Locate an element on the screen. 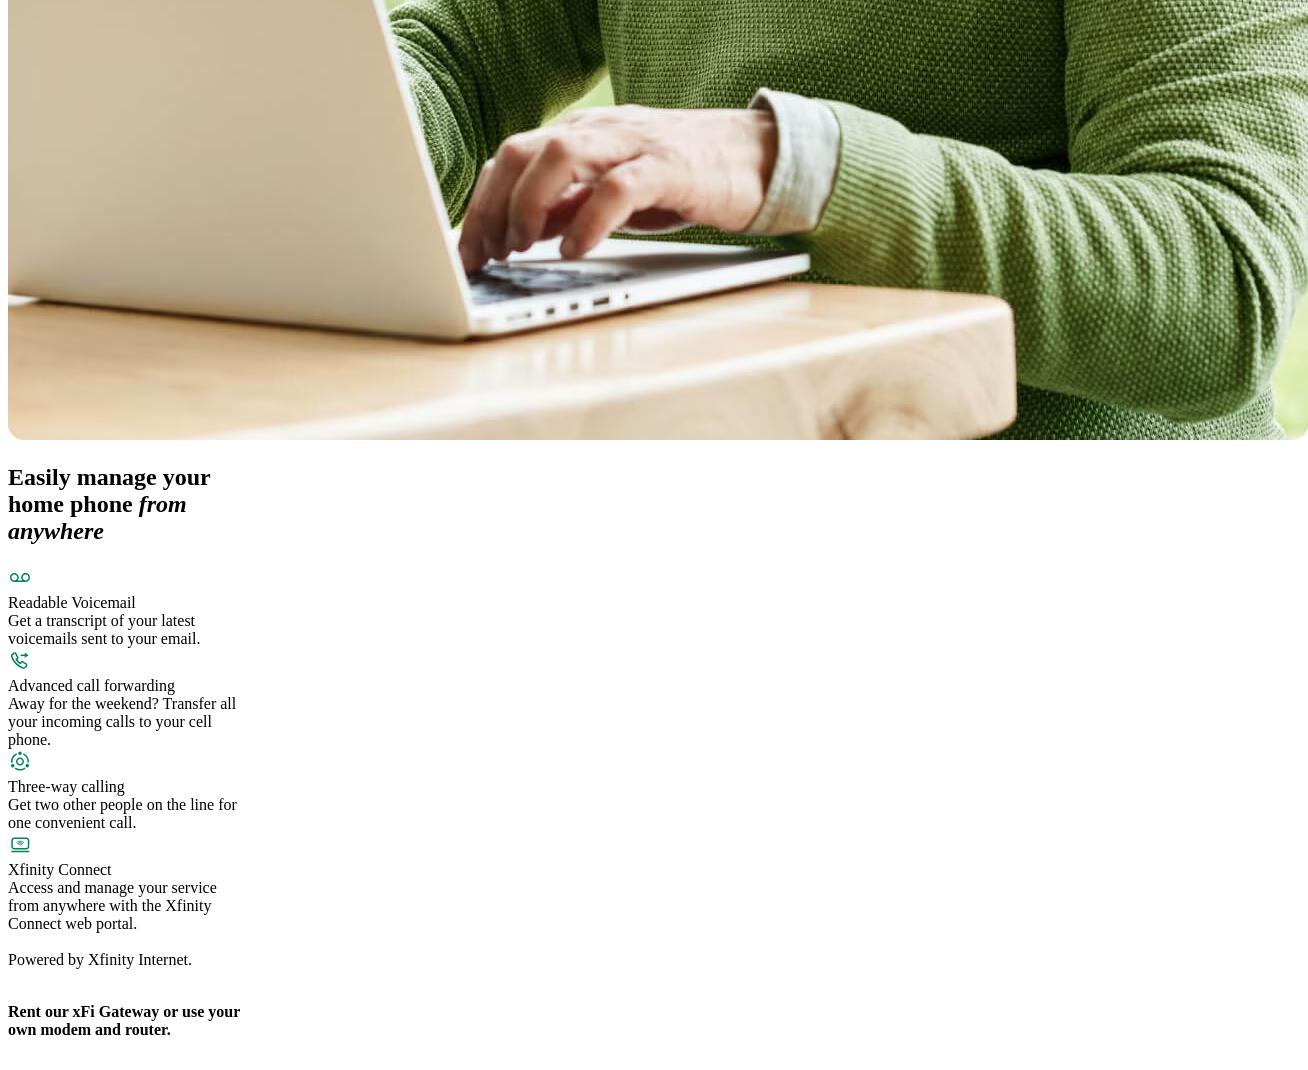  'Access and manage your service from anywhere with the Xfinity Connect web portal.' is located at coordinates (7, 904).